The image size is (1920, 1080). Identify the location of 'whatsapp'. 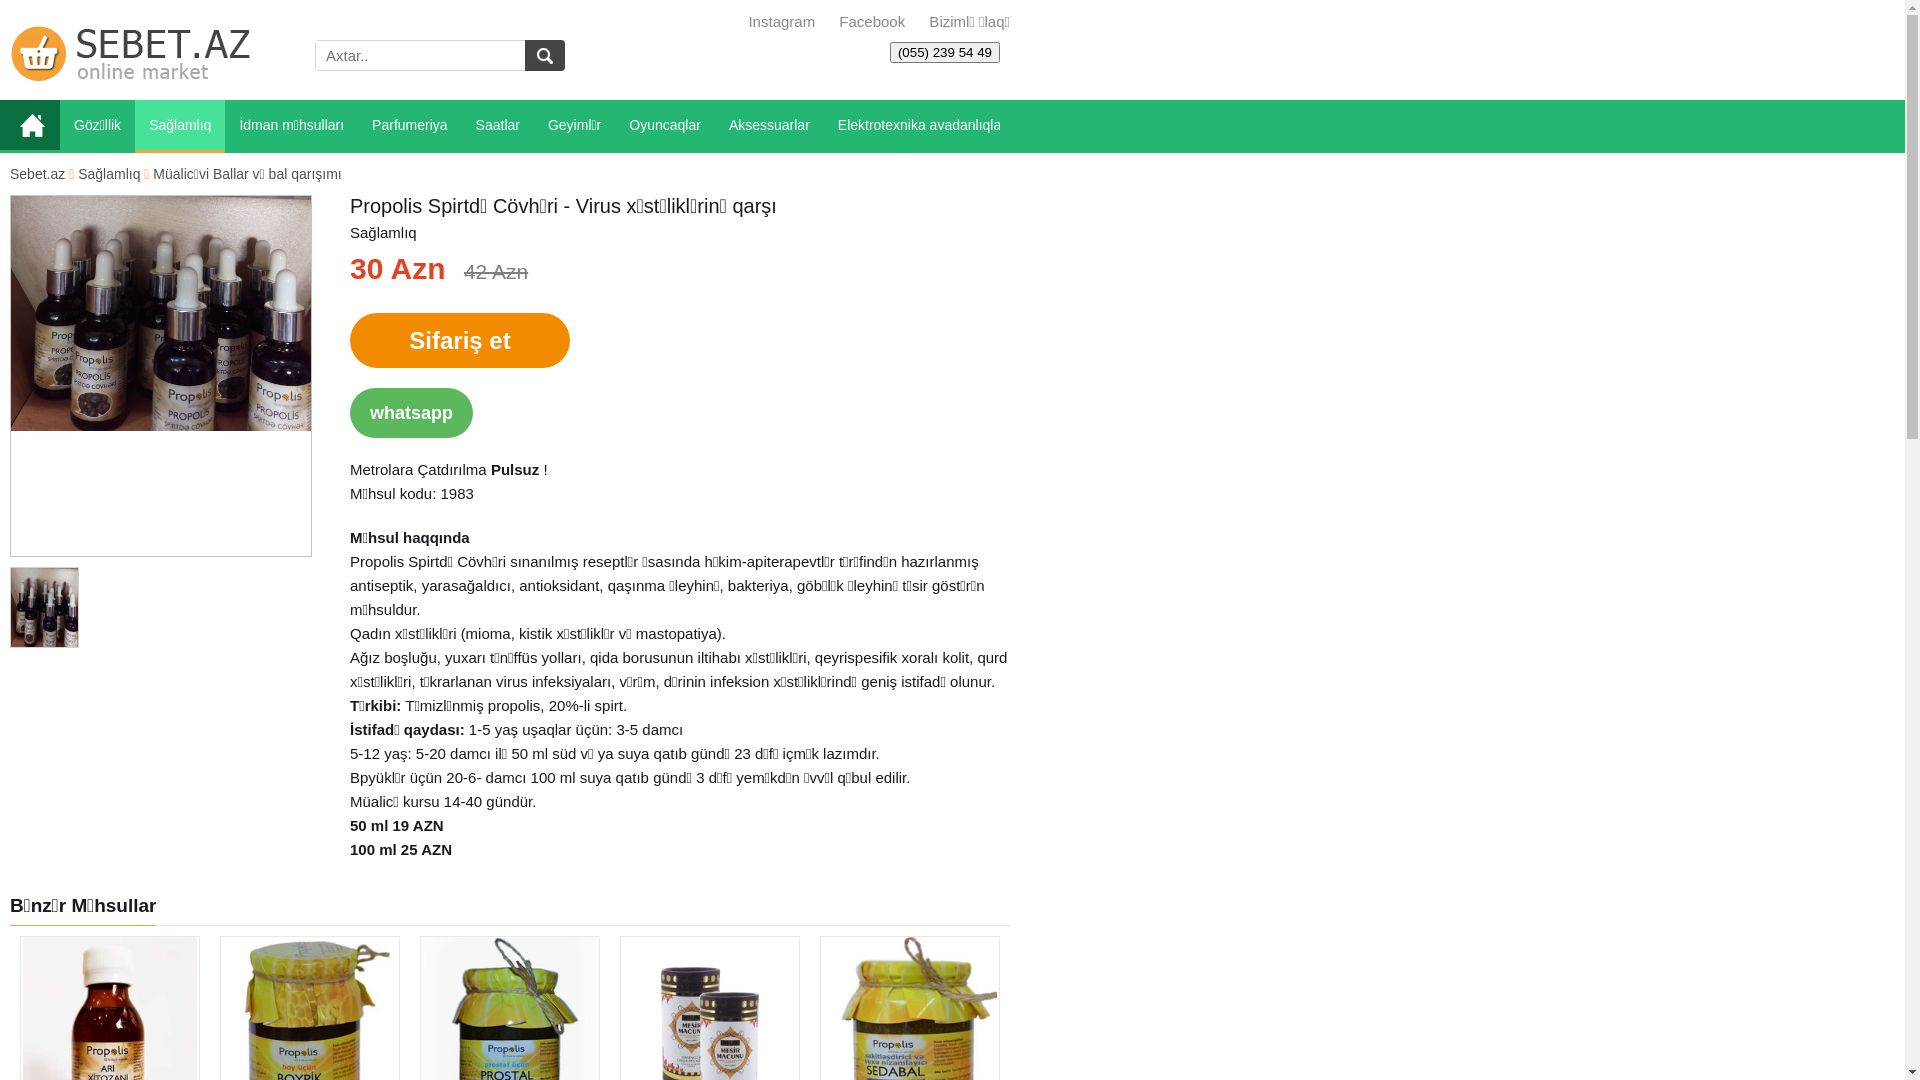
(410, 411).